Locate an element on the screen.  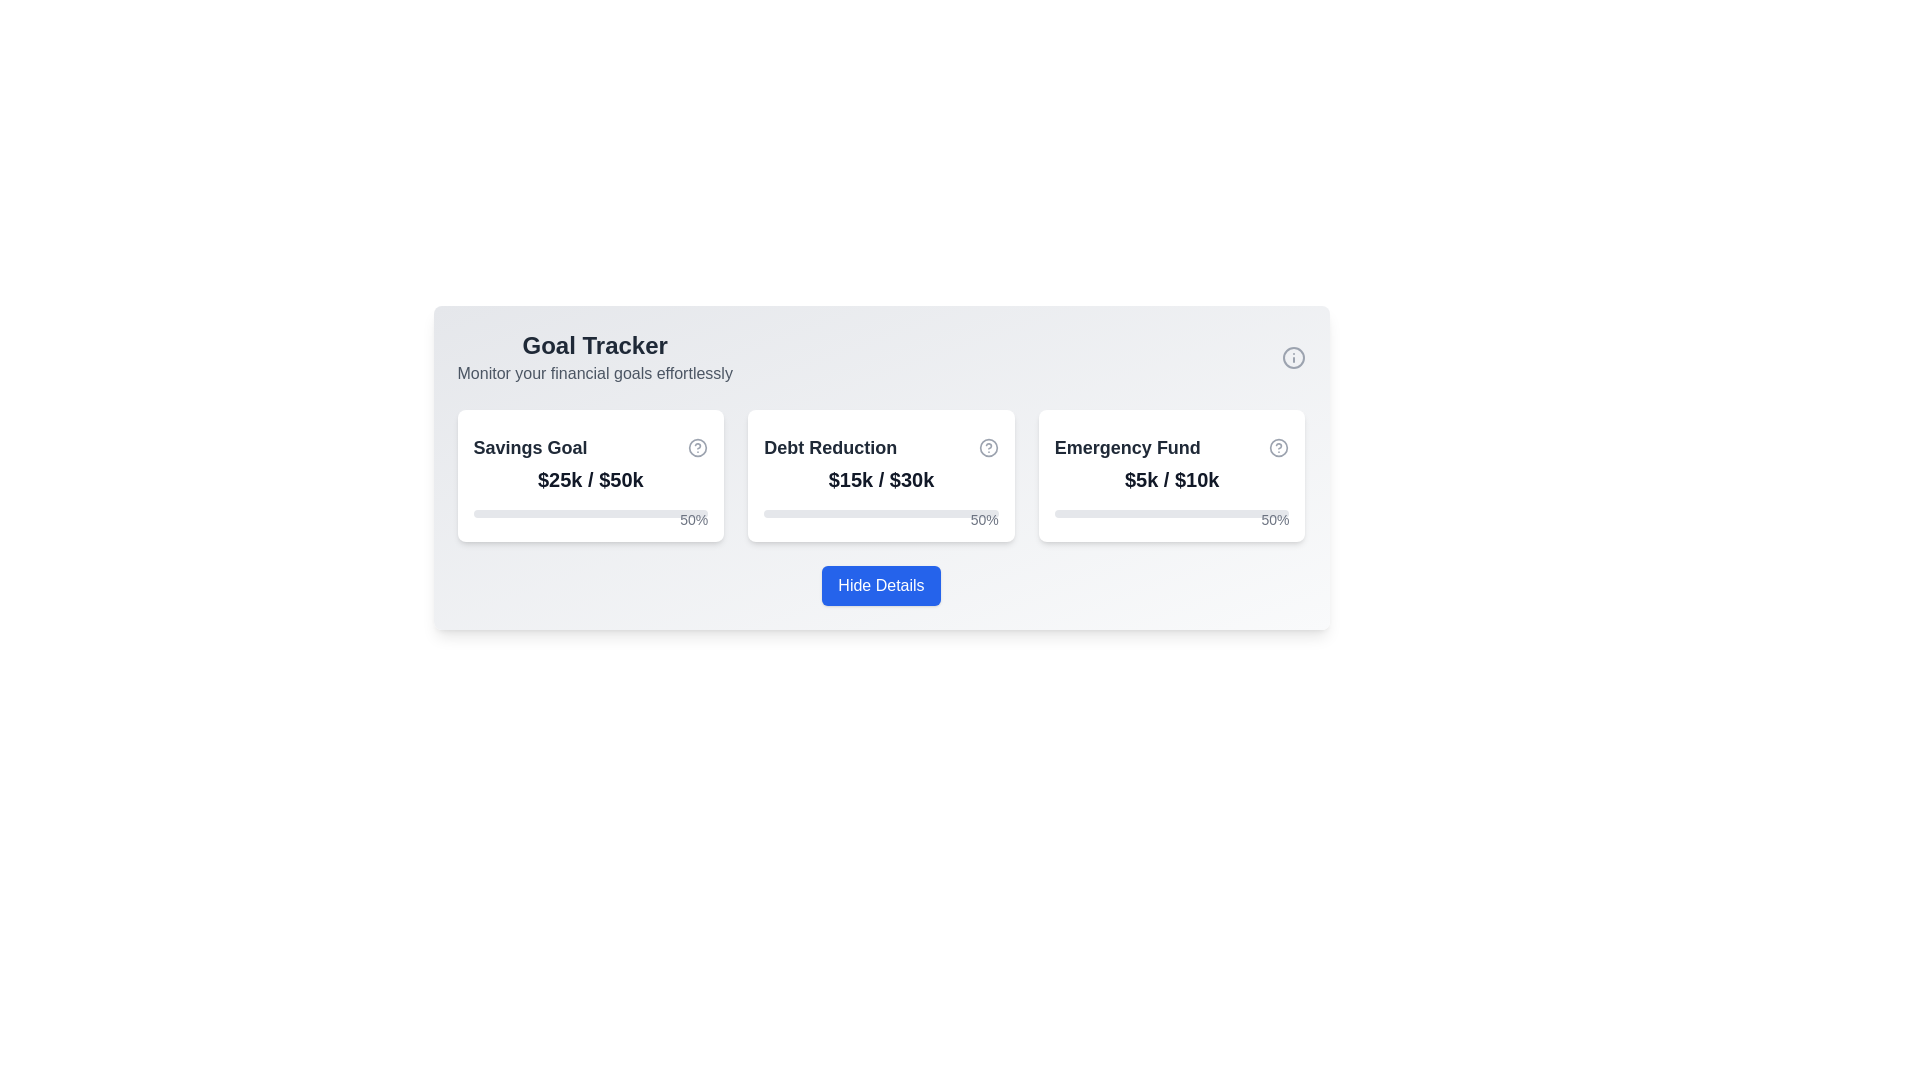
the button located at the bottom of the 'Goal Tracker' panel is located at coordinates (880, 585).